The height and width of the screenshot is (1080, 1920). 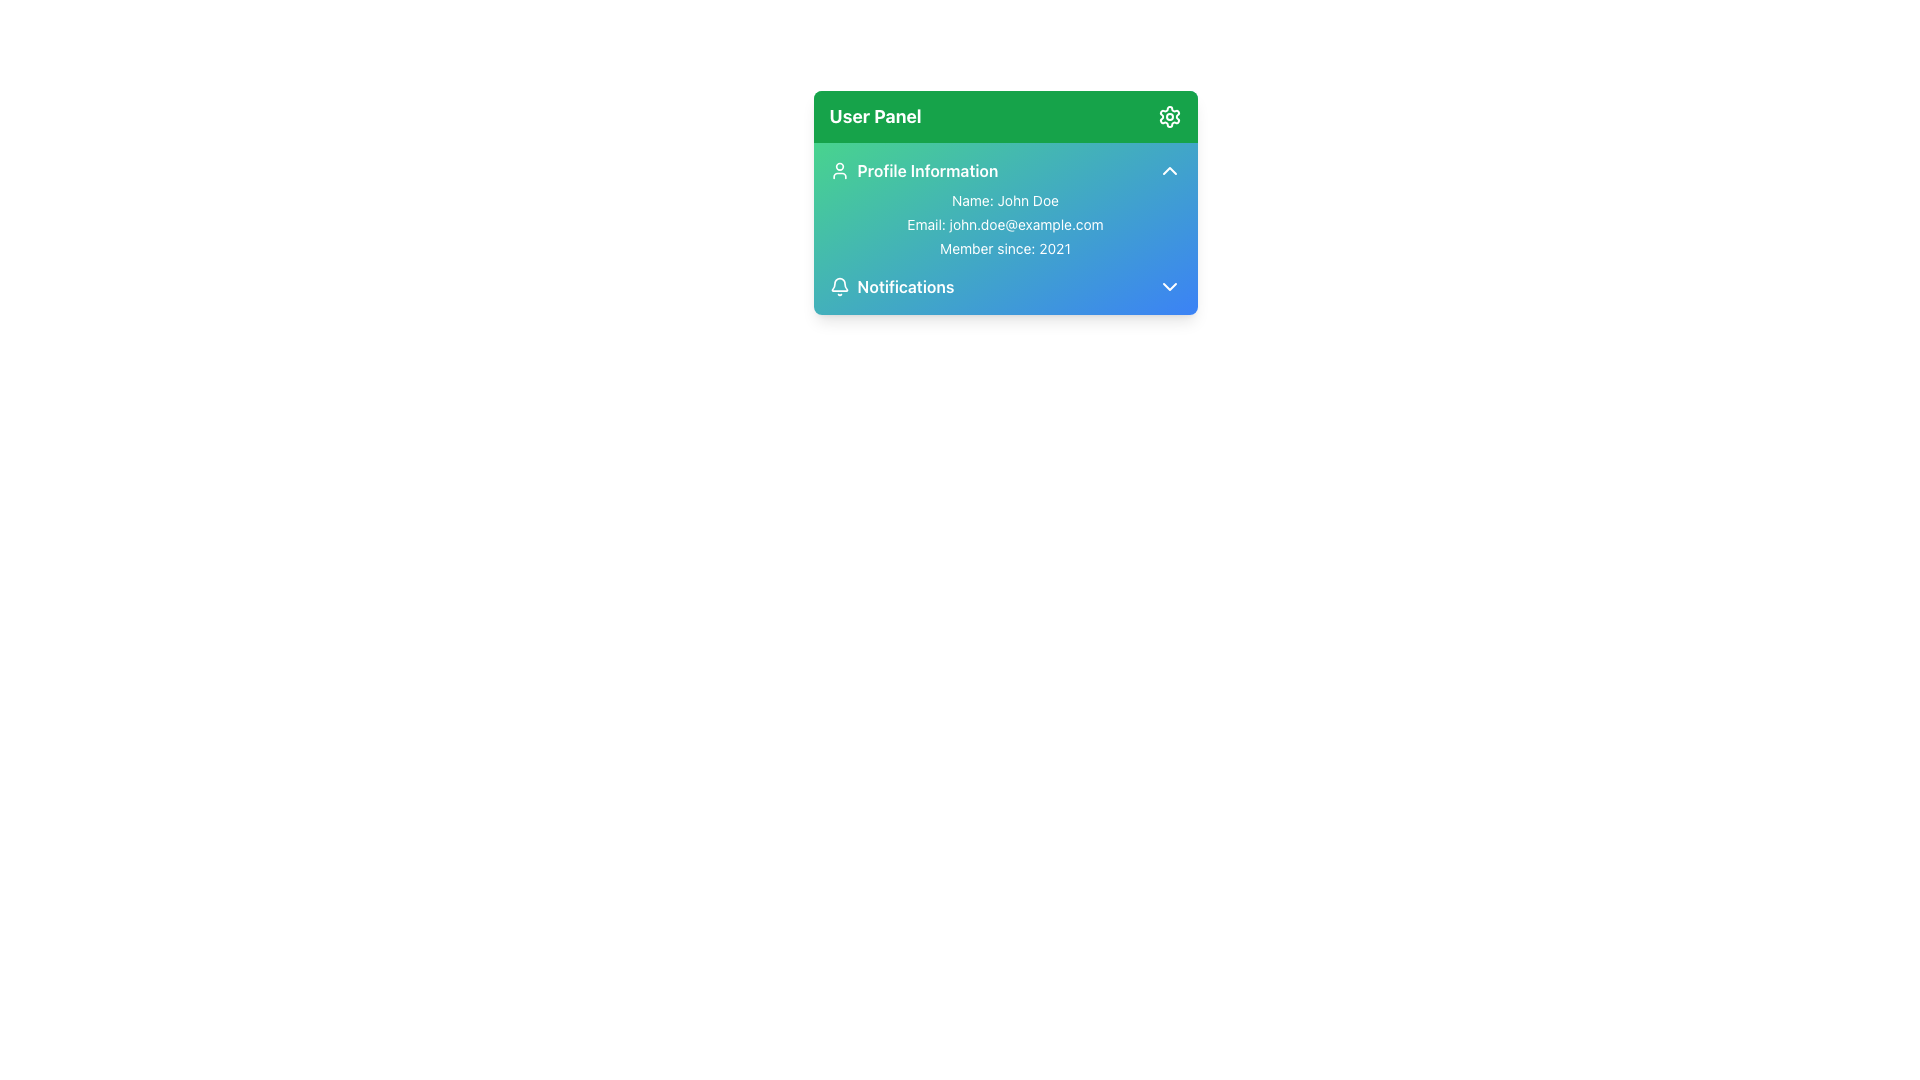 I want to click on the 'Member since: 2021' text label, which is styled with a gradient background and is the third line in the Profile Information section, so click(x=1005, y=248).